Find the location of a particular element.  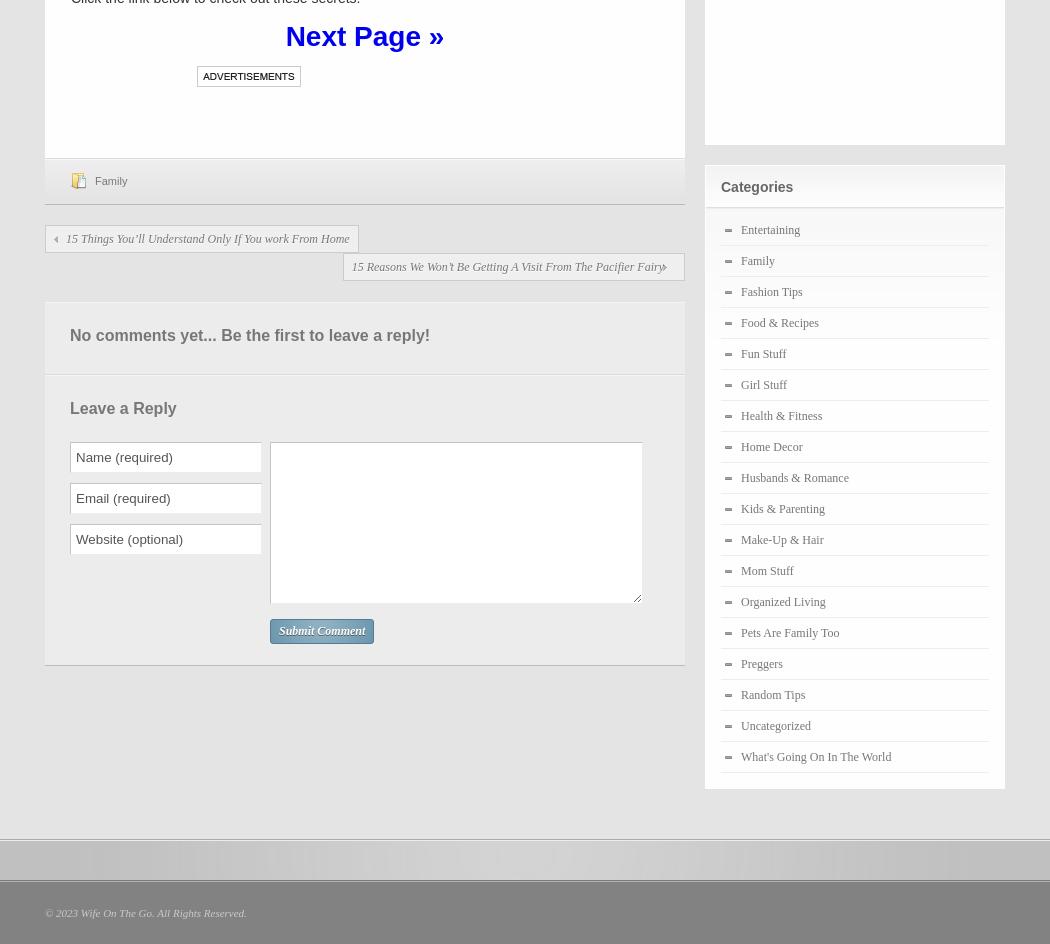

'15 Reasons We Won’t Be Getting A Visit From The Pacifier Fairy' is located at coordinates (506, 266).